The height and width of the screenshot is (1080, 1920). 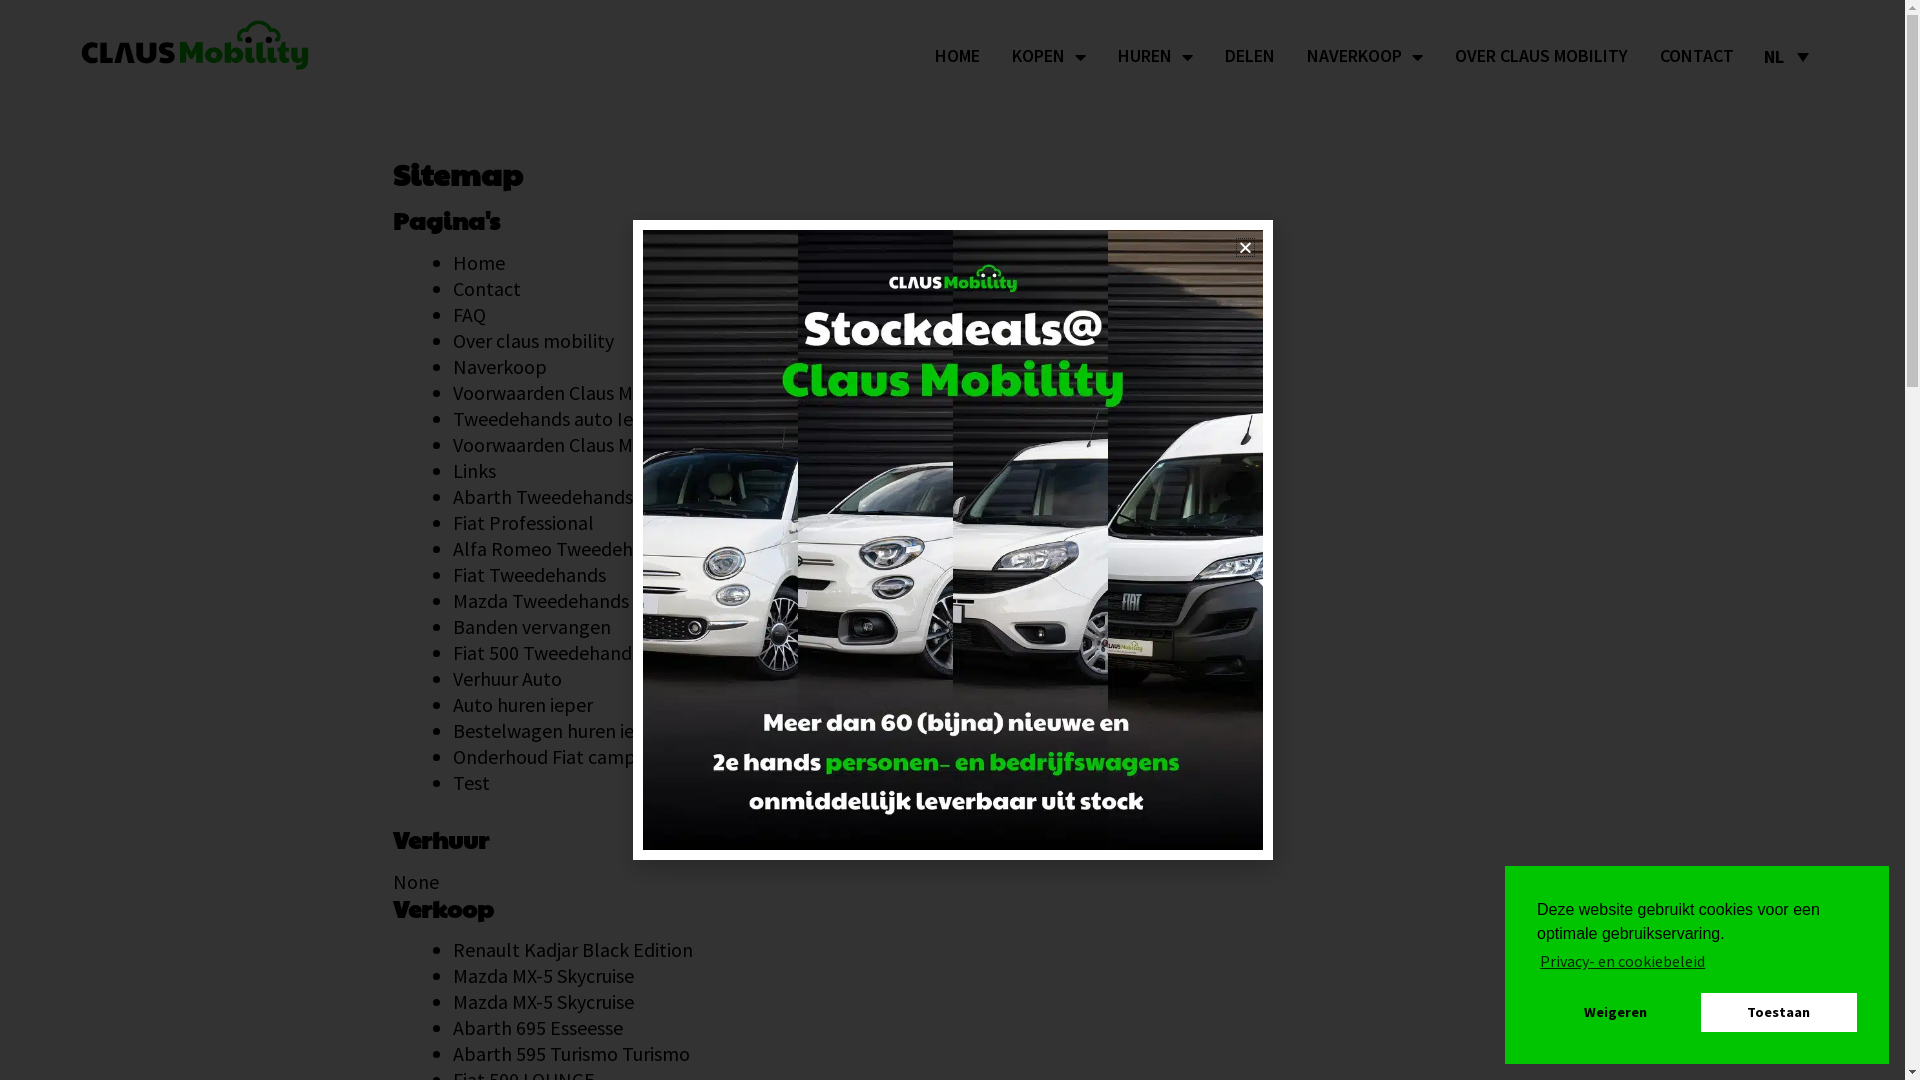 What do you see at coordinates (1363, 55) in the screenshot?
I see `'NAVERKOOP'` at bounding box center [1363, 55].